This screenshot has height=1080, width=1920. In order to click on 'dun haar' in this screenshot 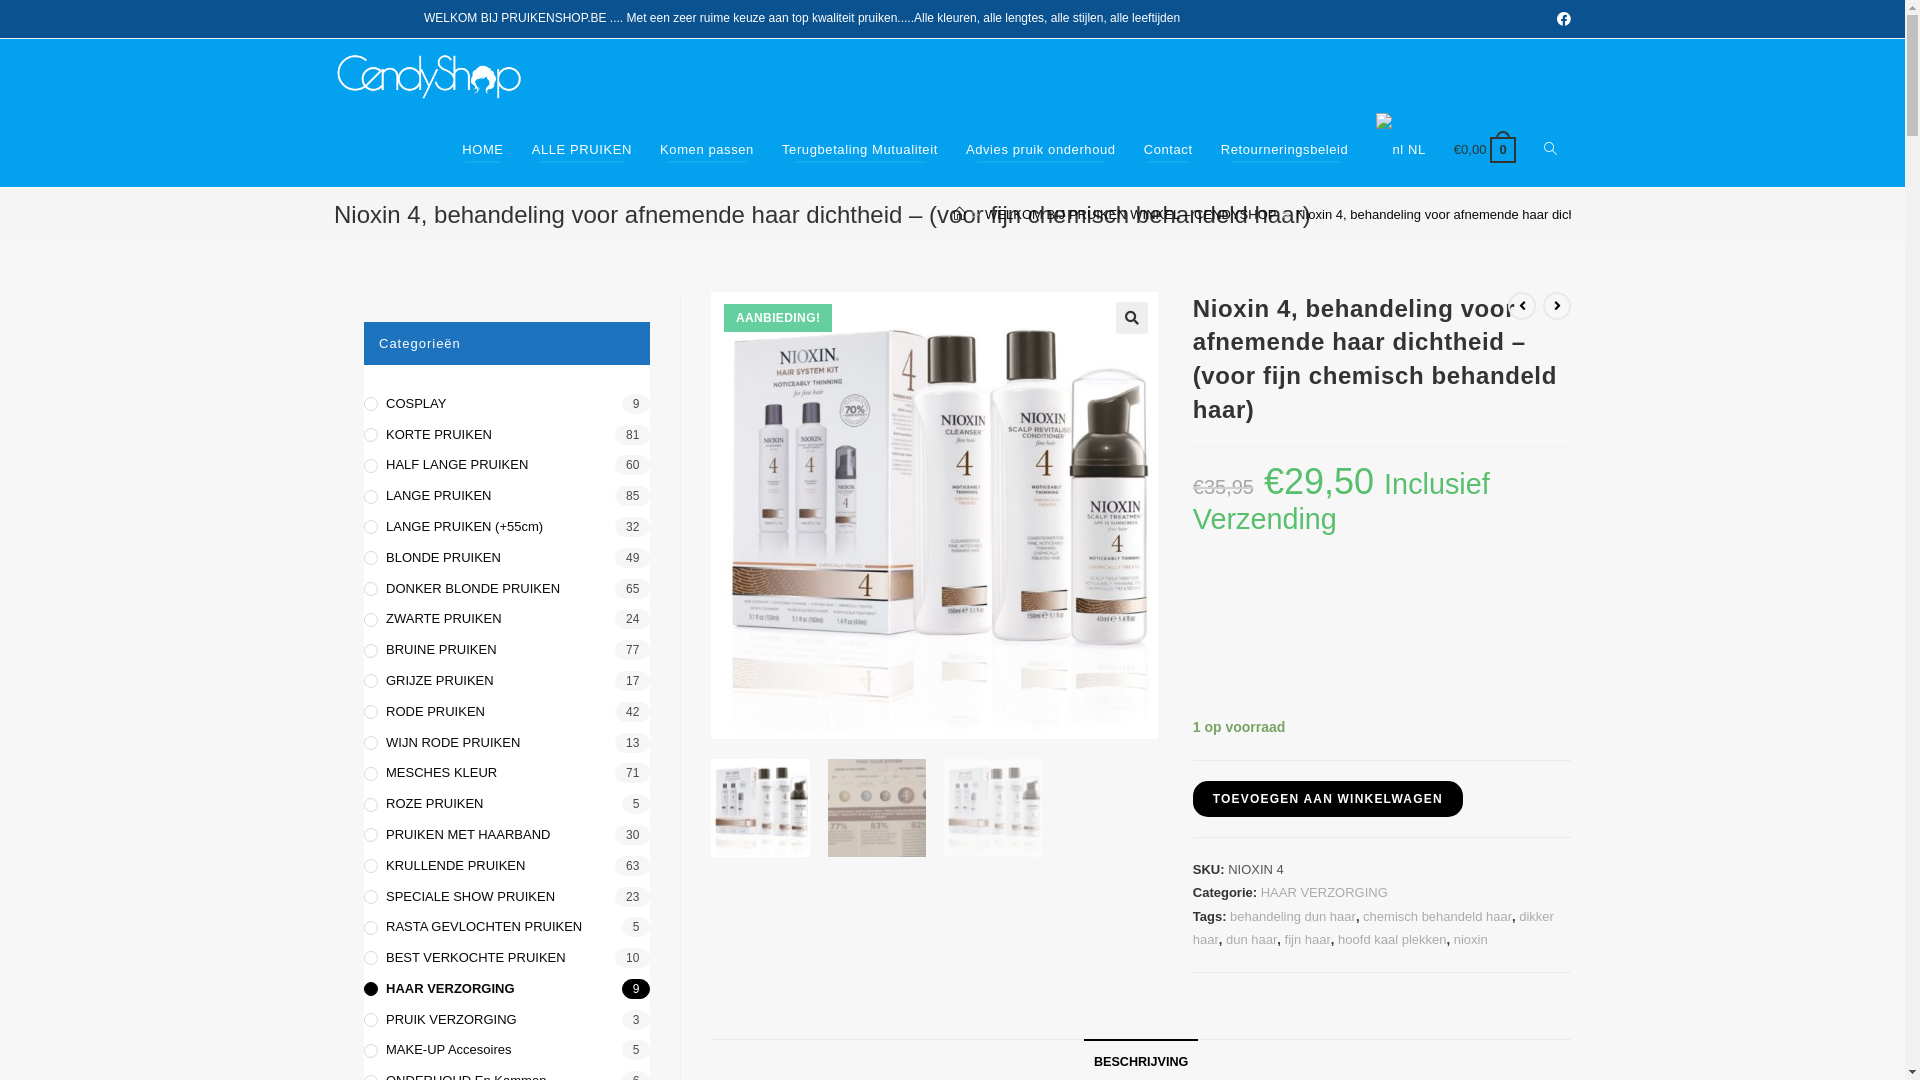, I will do `click(1250, 939)`.